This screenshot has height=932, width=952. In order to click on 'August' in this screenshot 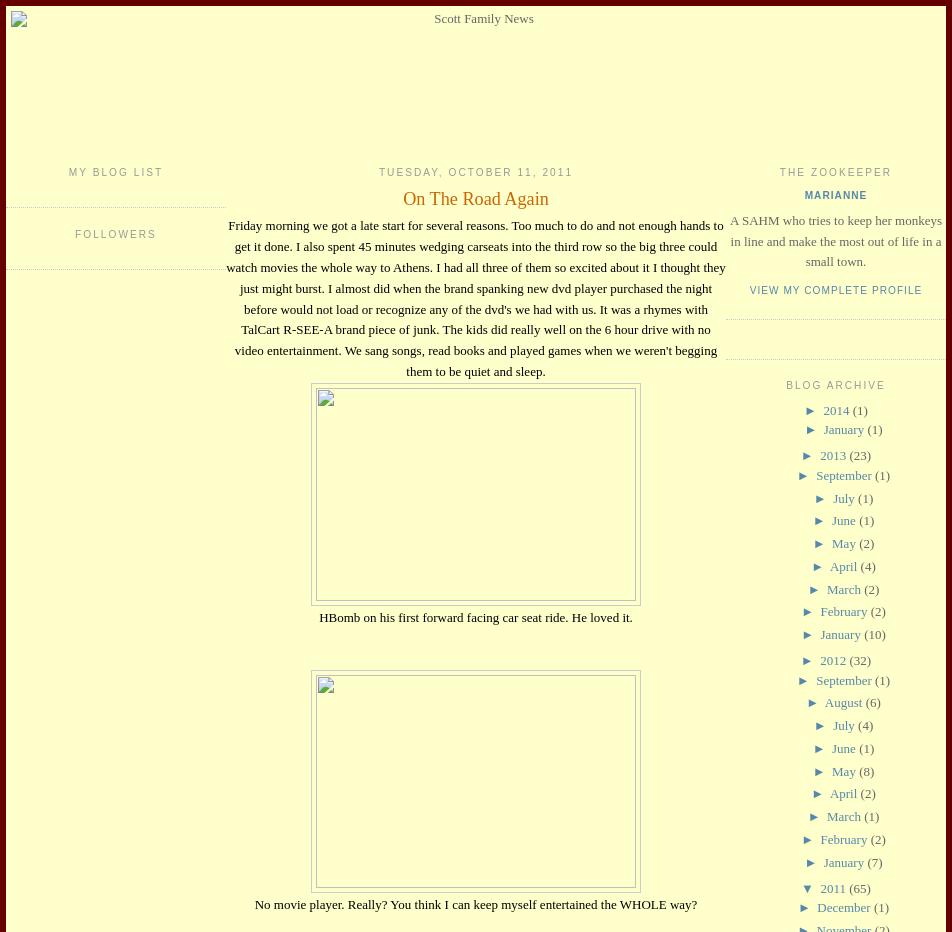, I will do `click(844, 701)`.